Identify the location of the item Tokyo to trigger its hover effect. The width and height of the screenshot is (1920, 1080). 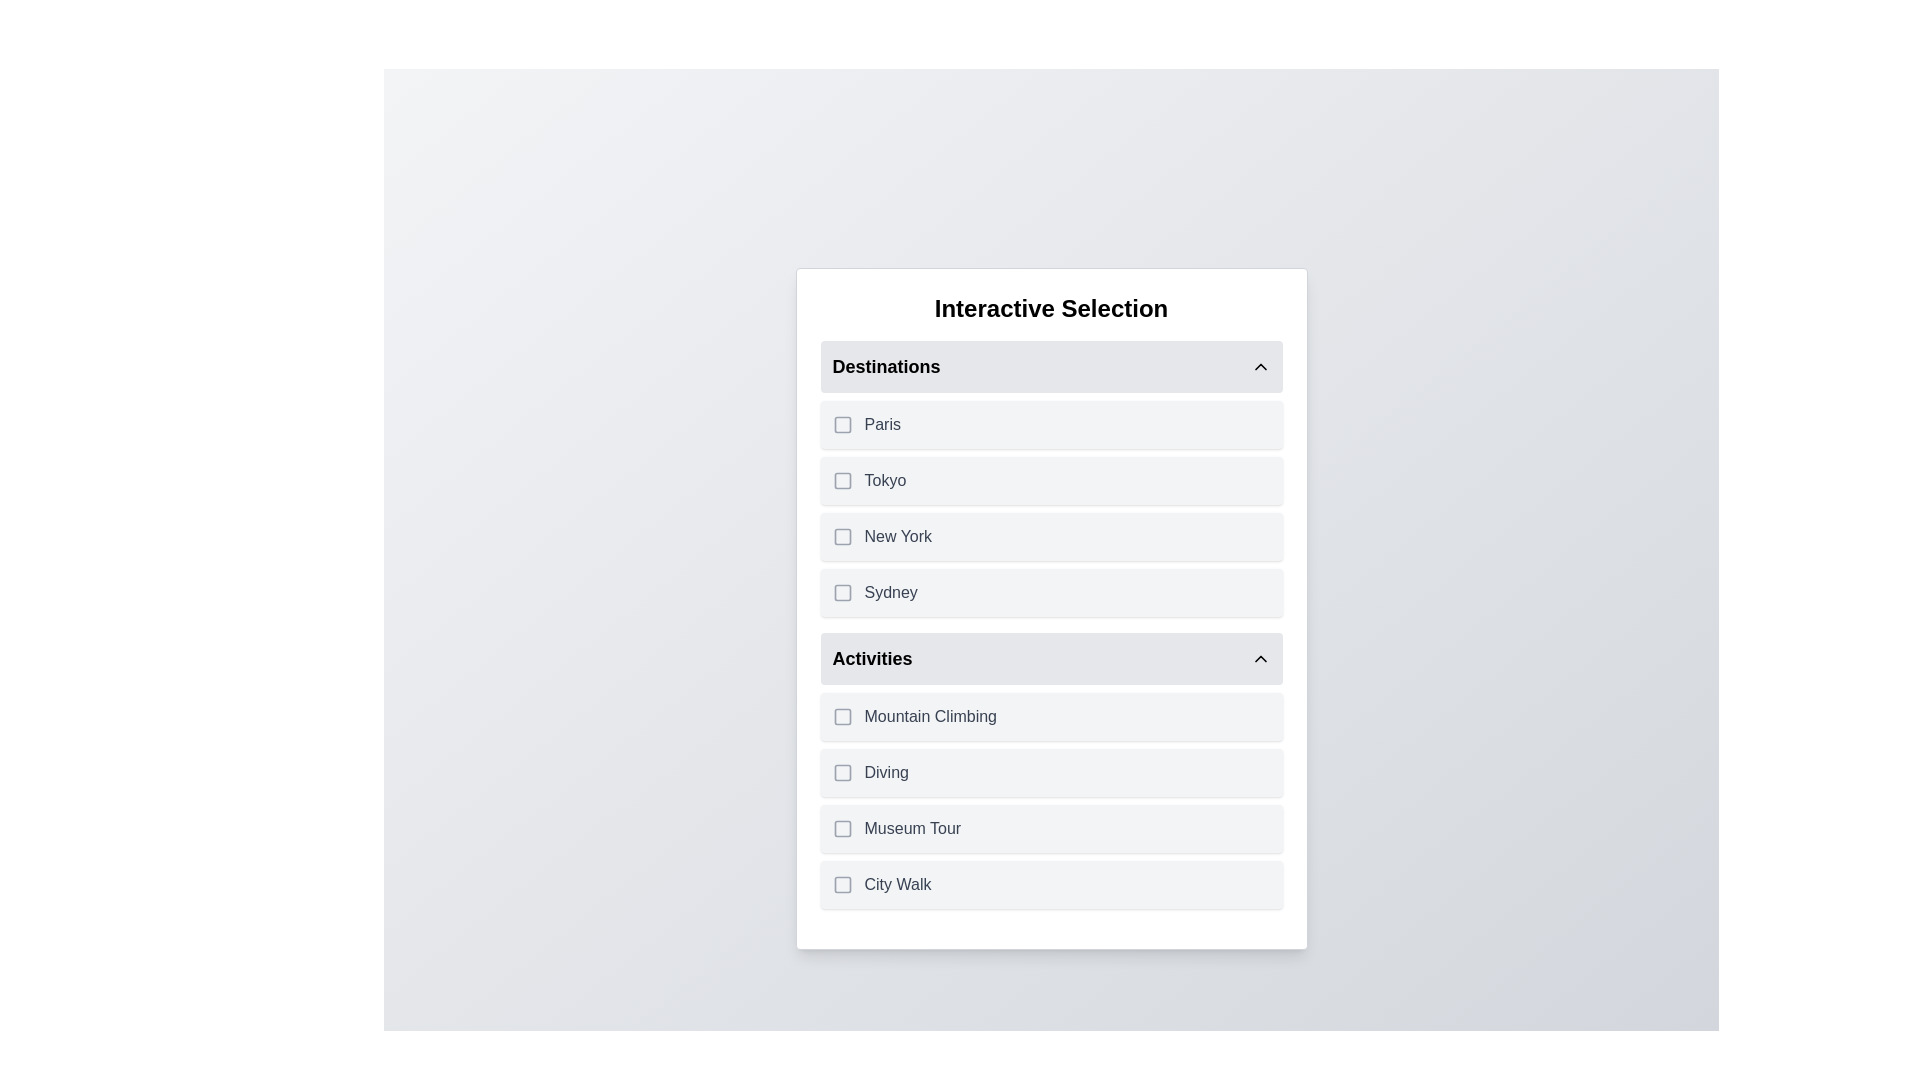
(1050, 481).